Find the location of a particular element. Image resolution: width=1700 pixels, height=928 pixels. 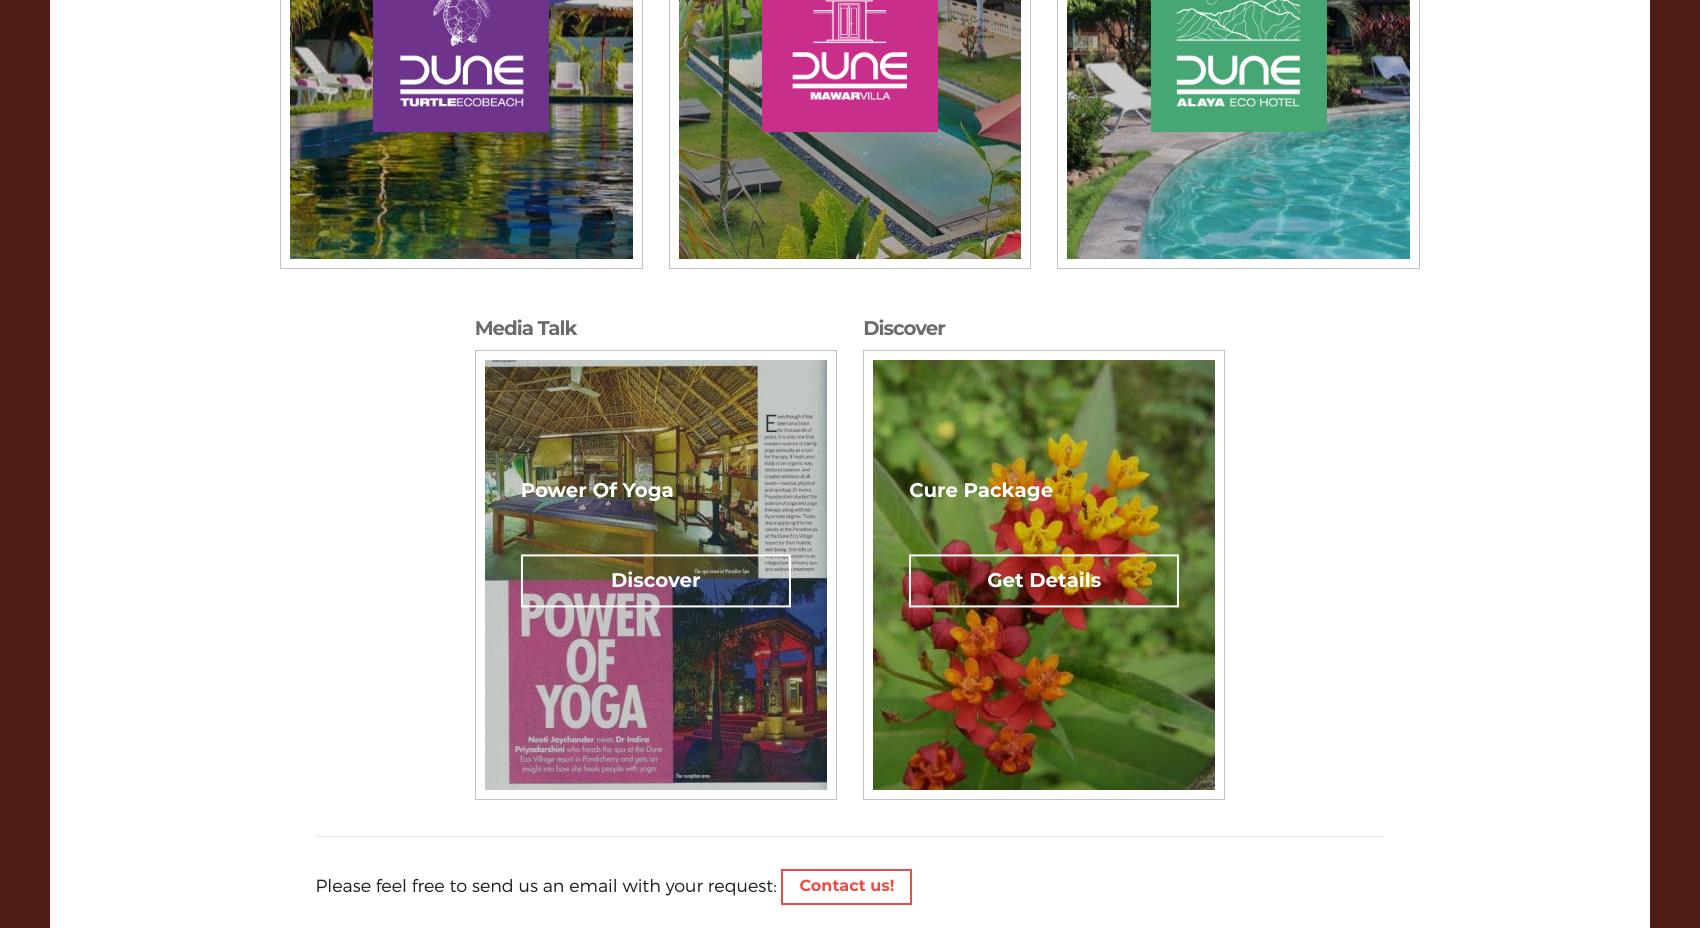

'Pool of the Hotel Dune Alaya Yoga near Pemutaran in the North west of Bali Island in Indonésia' is located at coordinates (1319, 207).